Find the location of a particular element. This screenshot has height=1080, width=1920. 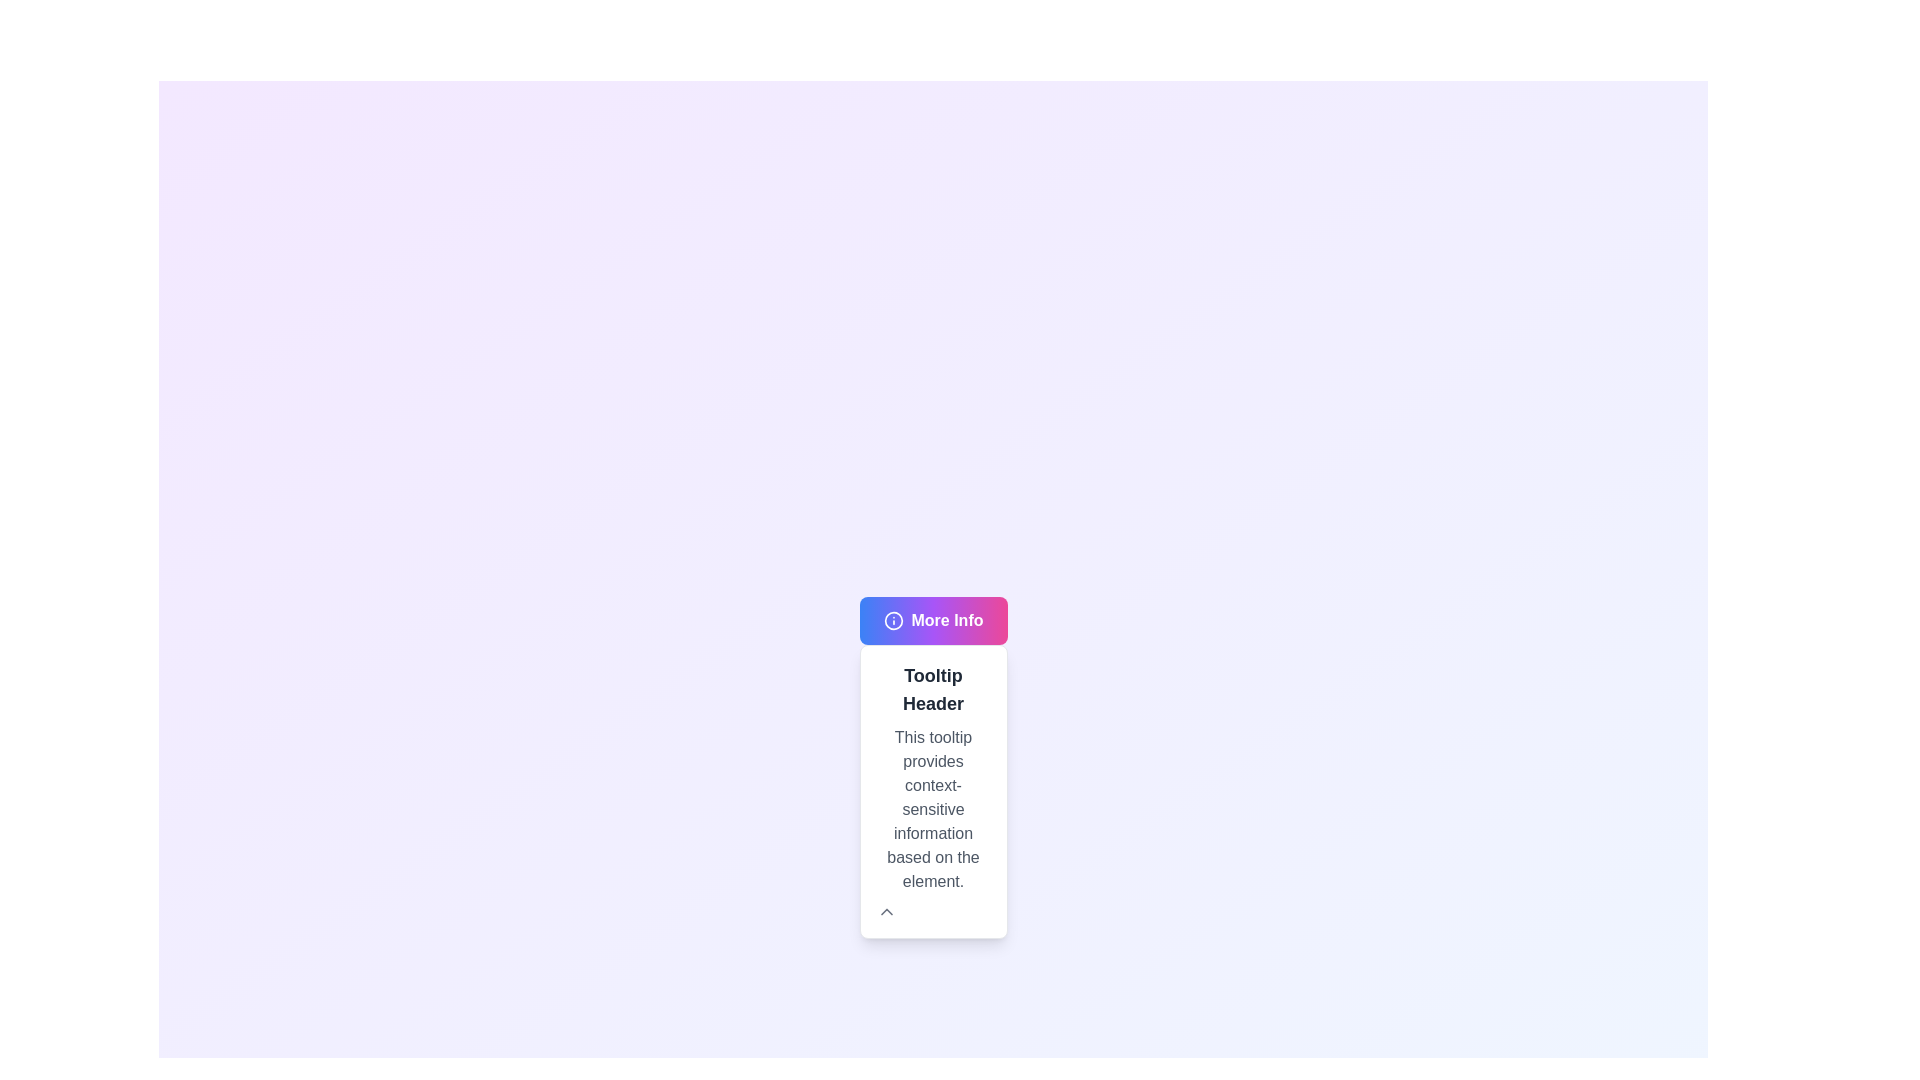

the circular element that is part of the stylized info icon located in the 'More Info' section, which has a light fill and a prominent outline is located at coordinates (892, 620).